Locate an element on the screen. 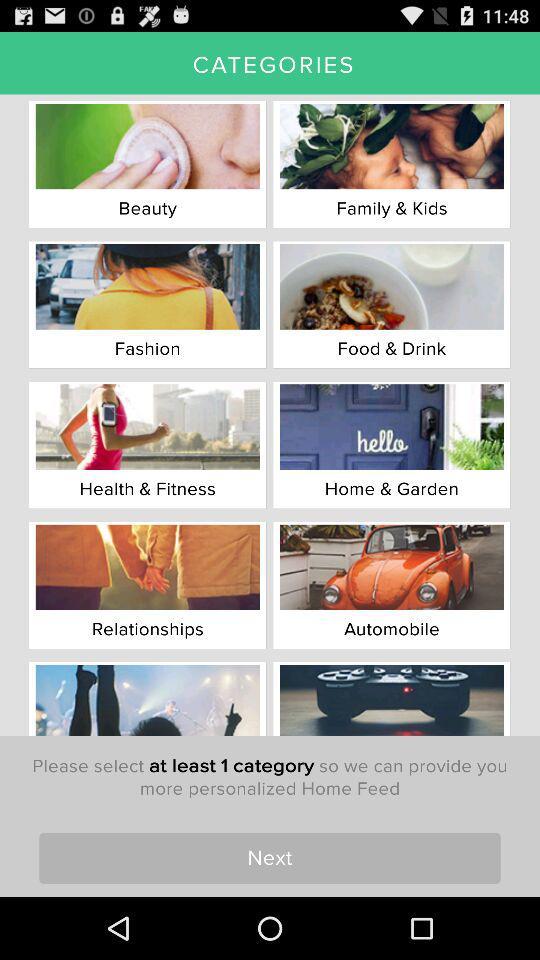  next item is located at coordinates (270, 857).